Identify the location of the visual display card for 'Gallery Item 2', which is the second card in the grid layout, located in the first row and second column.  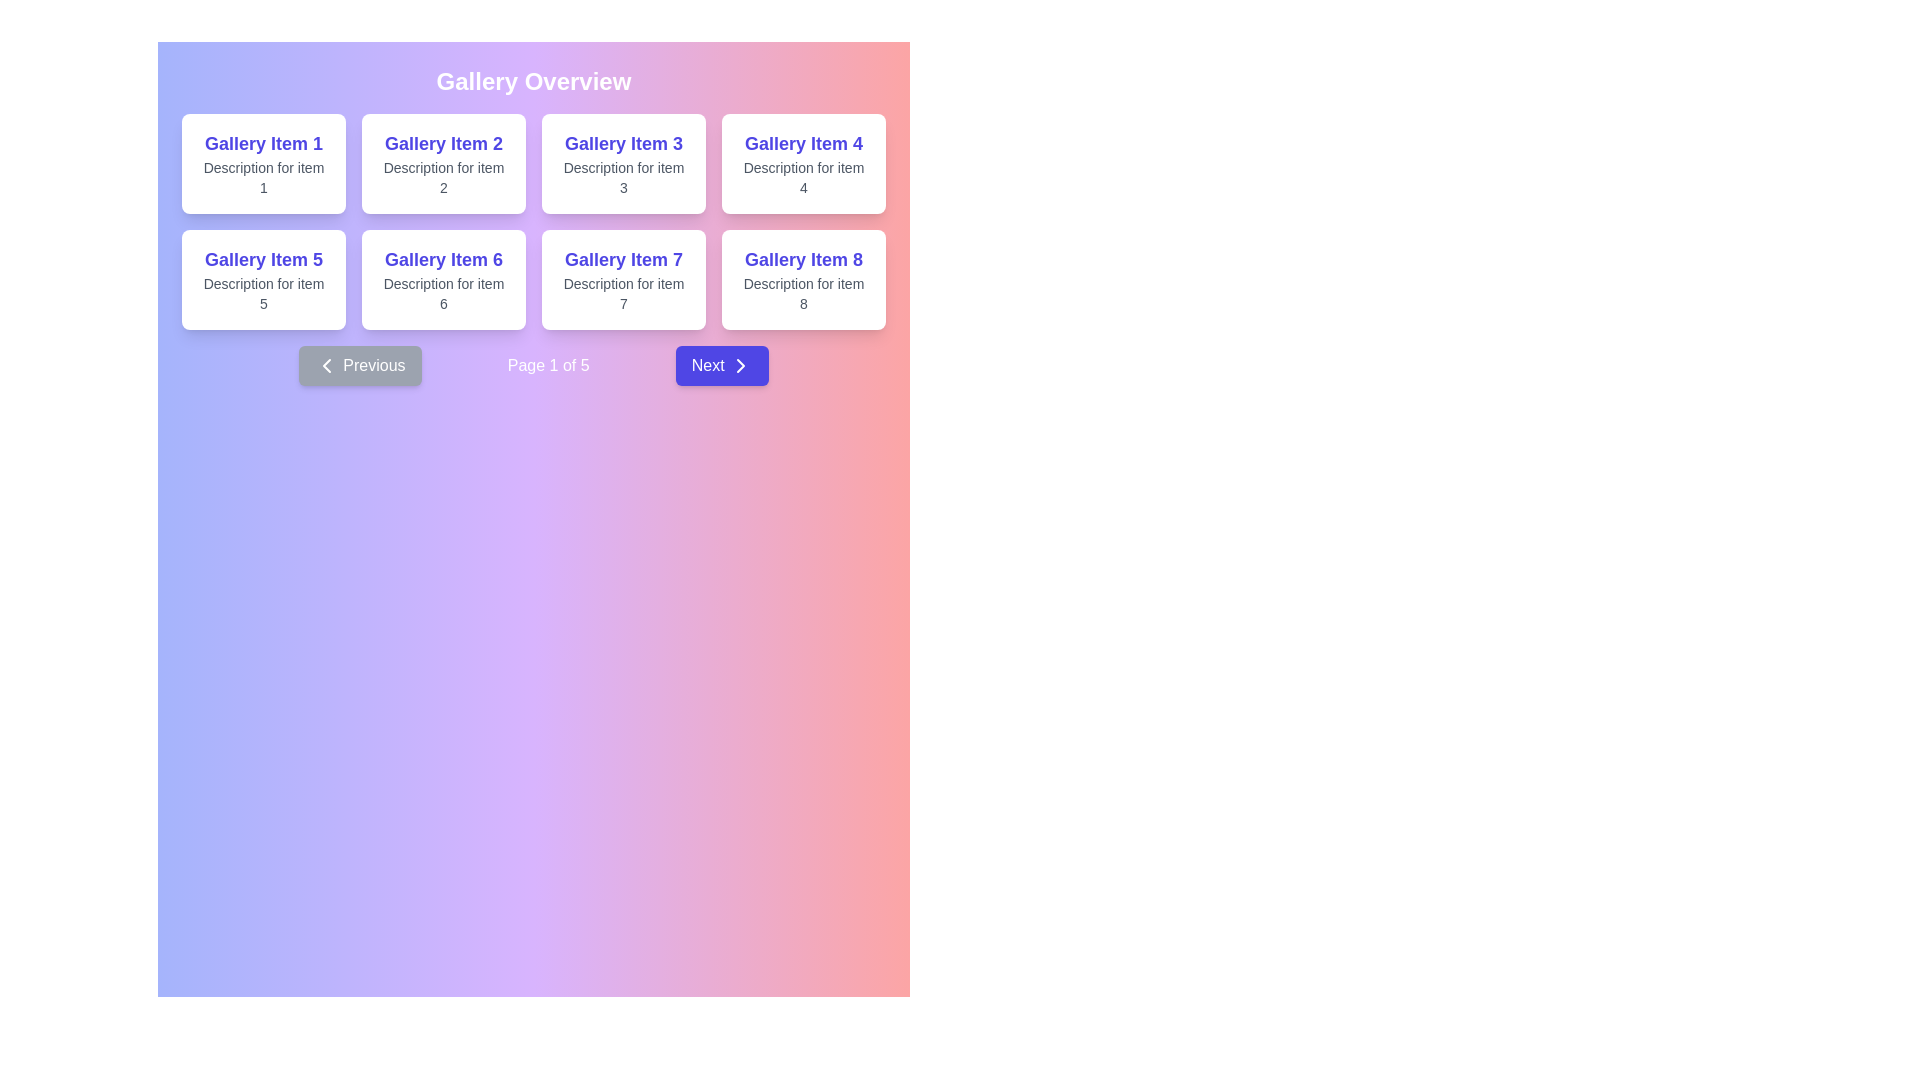
(443, 163).